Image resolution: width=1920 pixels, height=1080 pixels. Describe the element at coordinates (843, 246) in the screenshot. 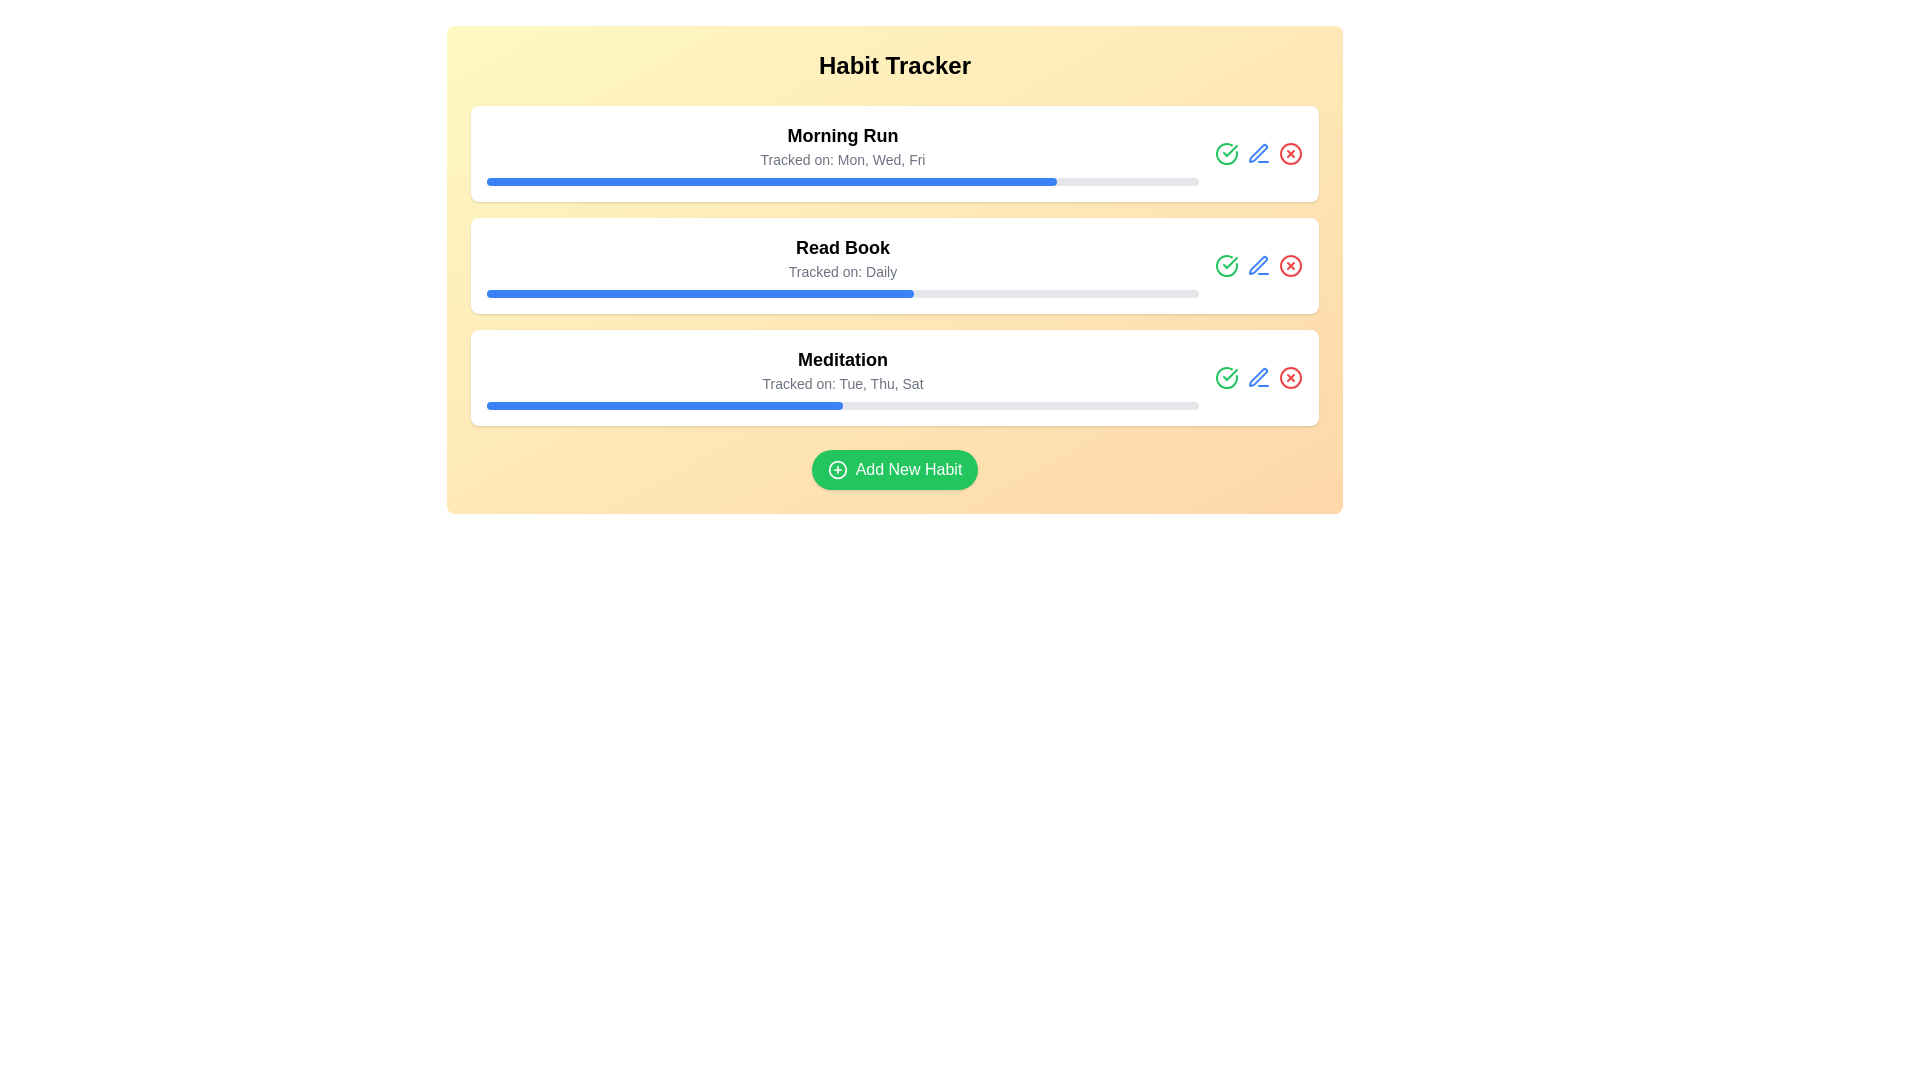

I see `the static text label that serves as the title for the current section, positioned above the text 'Tracked on: Daily' and a progress bar in the second grouped section of the list` at that location.